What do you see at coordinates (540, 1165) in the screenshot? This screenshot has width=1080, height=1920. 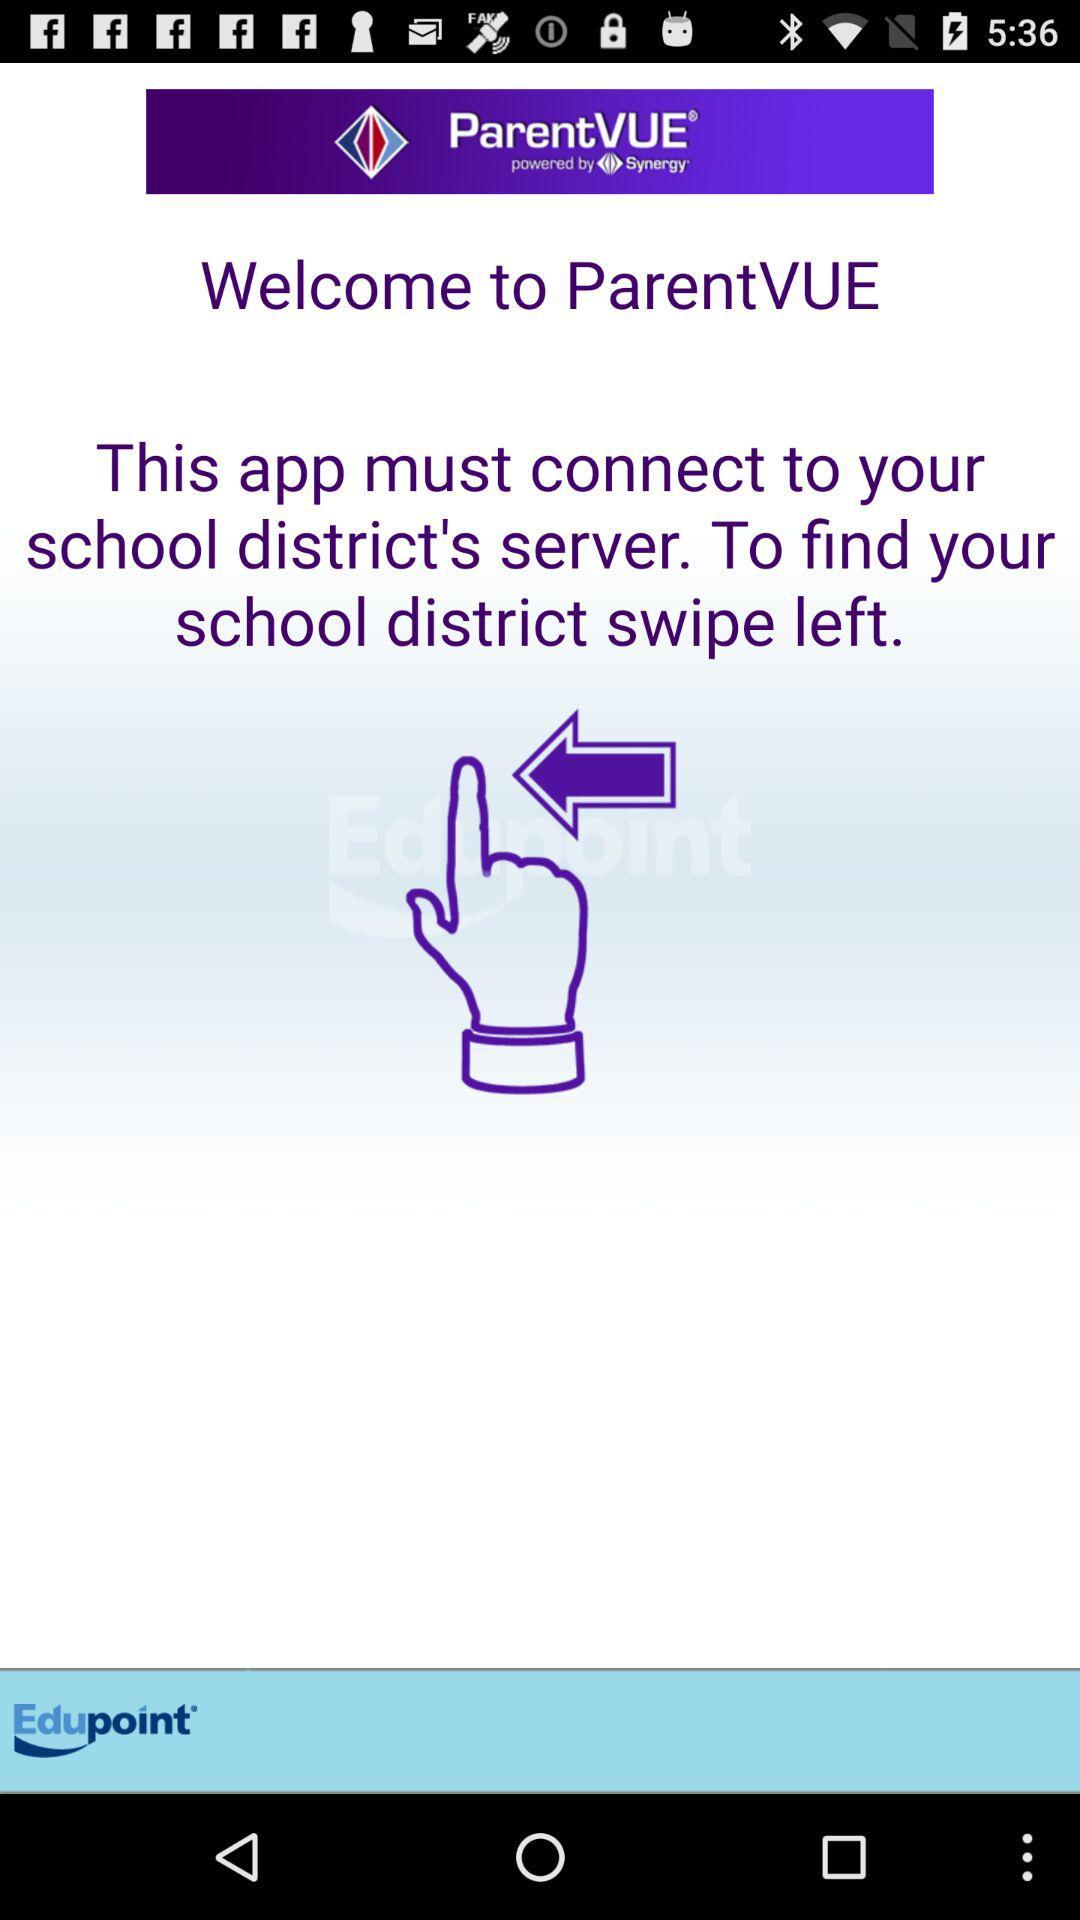 I see `swipe` at bounding box center [540, 1165].